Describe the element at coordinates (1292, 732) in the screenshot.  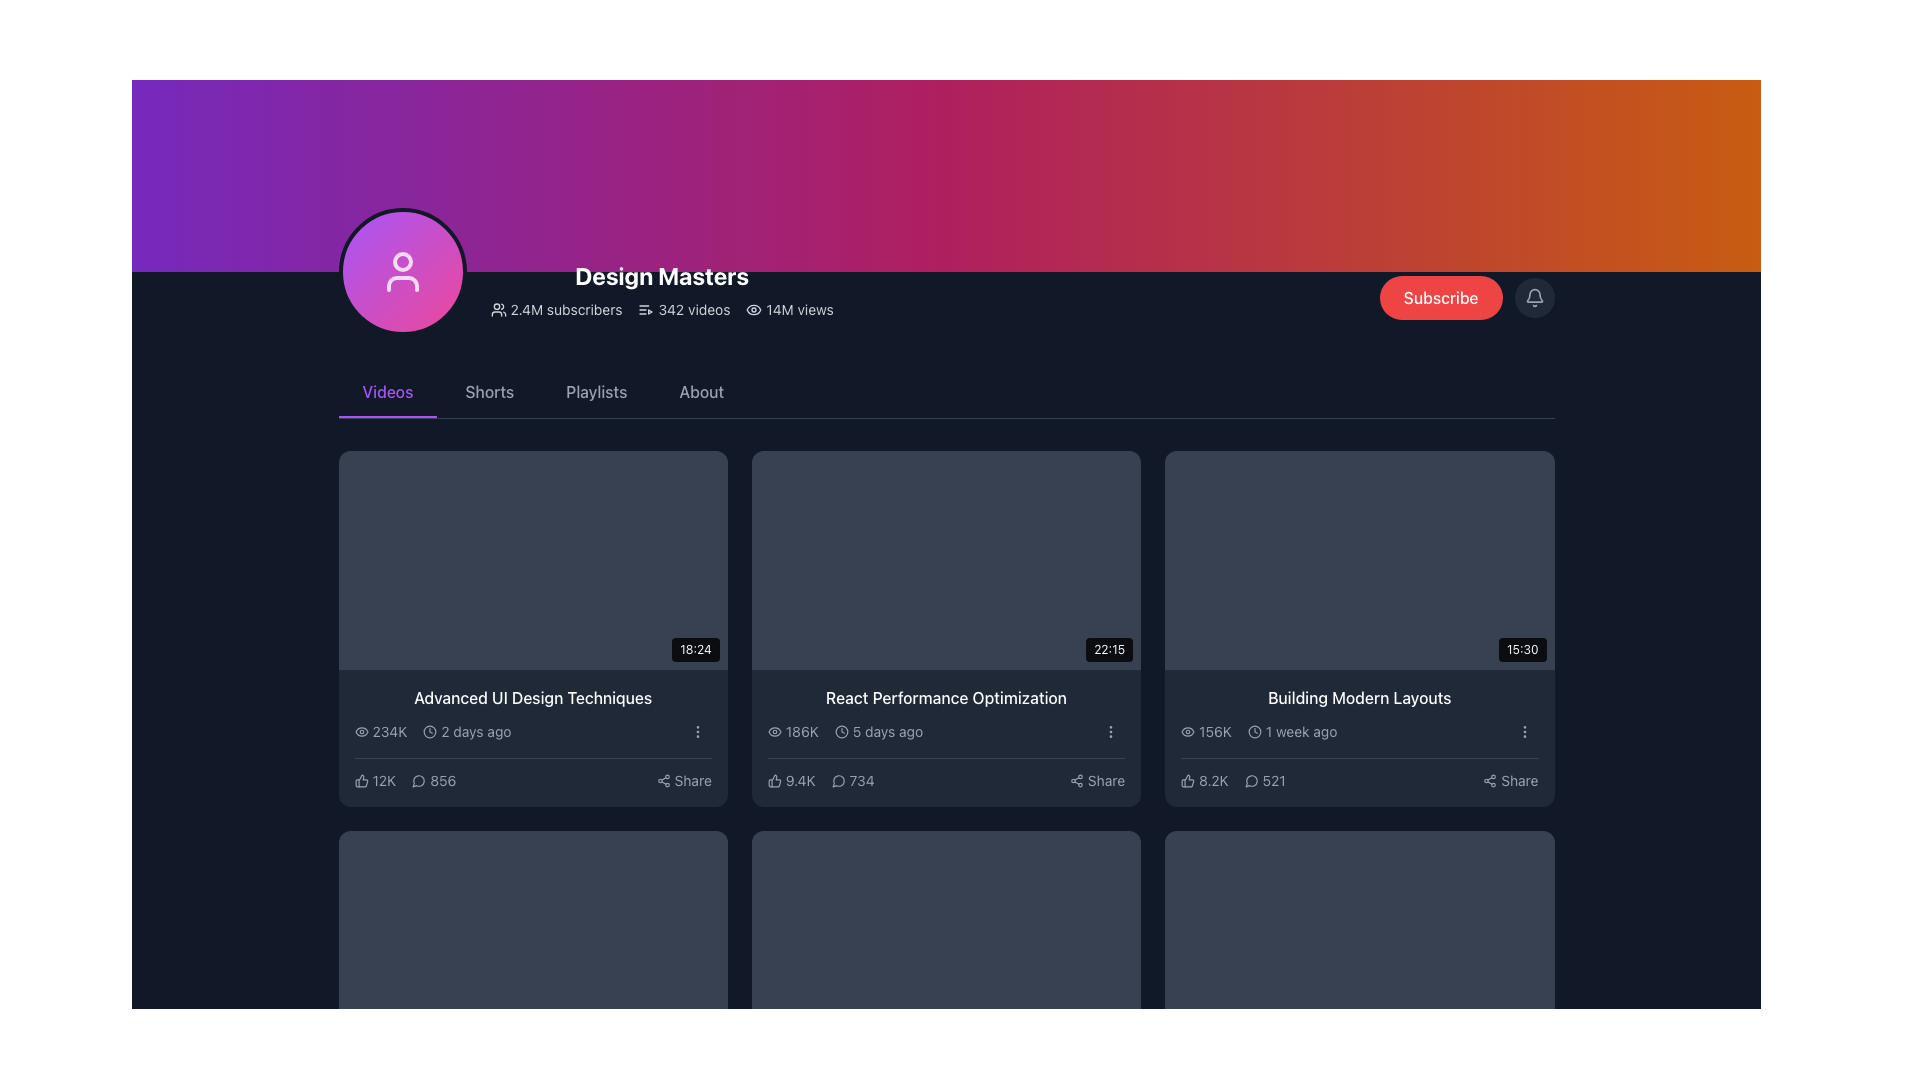
I see `timestamp description located directly below the title 'Building Modern Layouts' in the third column of the video grid` at that location.